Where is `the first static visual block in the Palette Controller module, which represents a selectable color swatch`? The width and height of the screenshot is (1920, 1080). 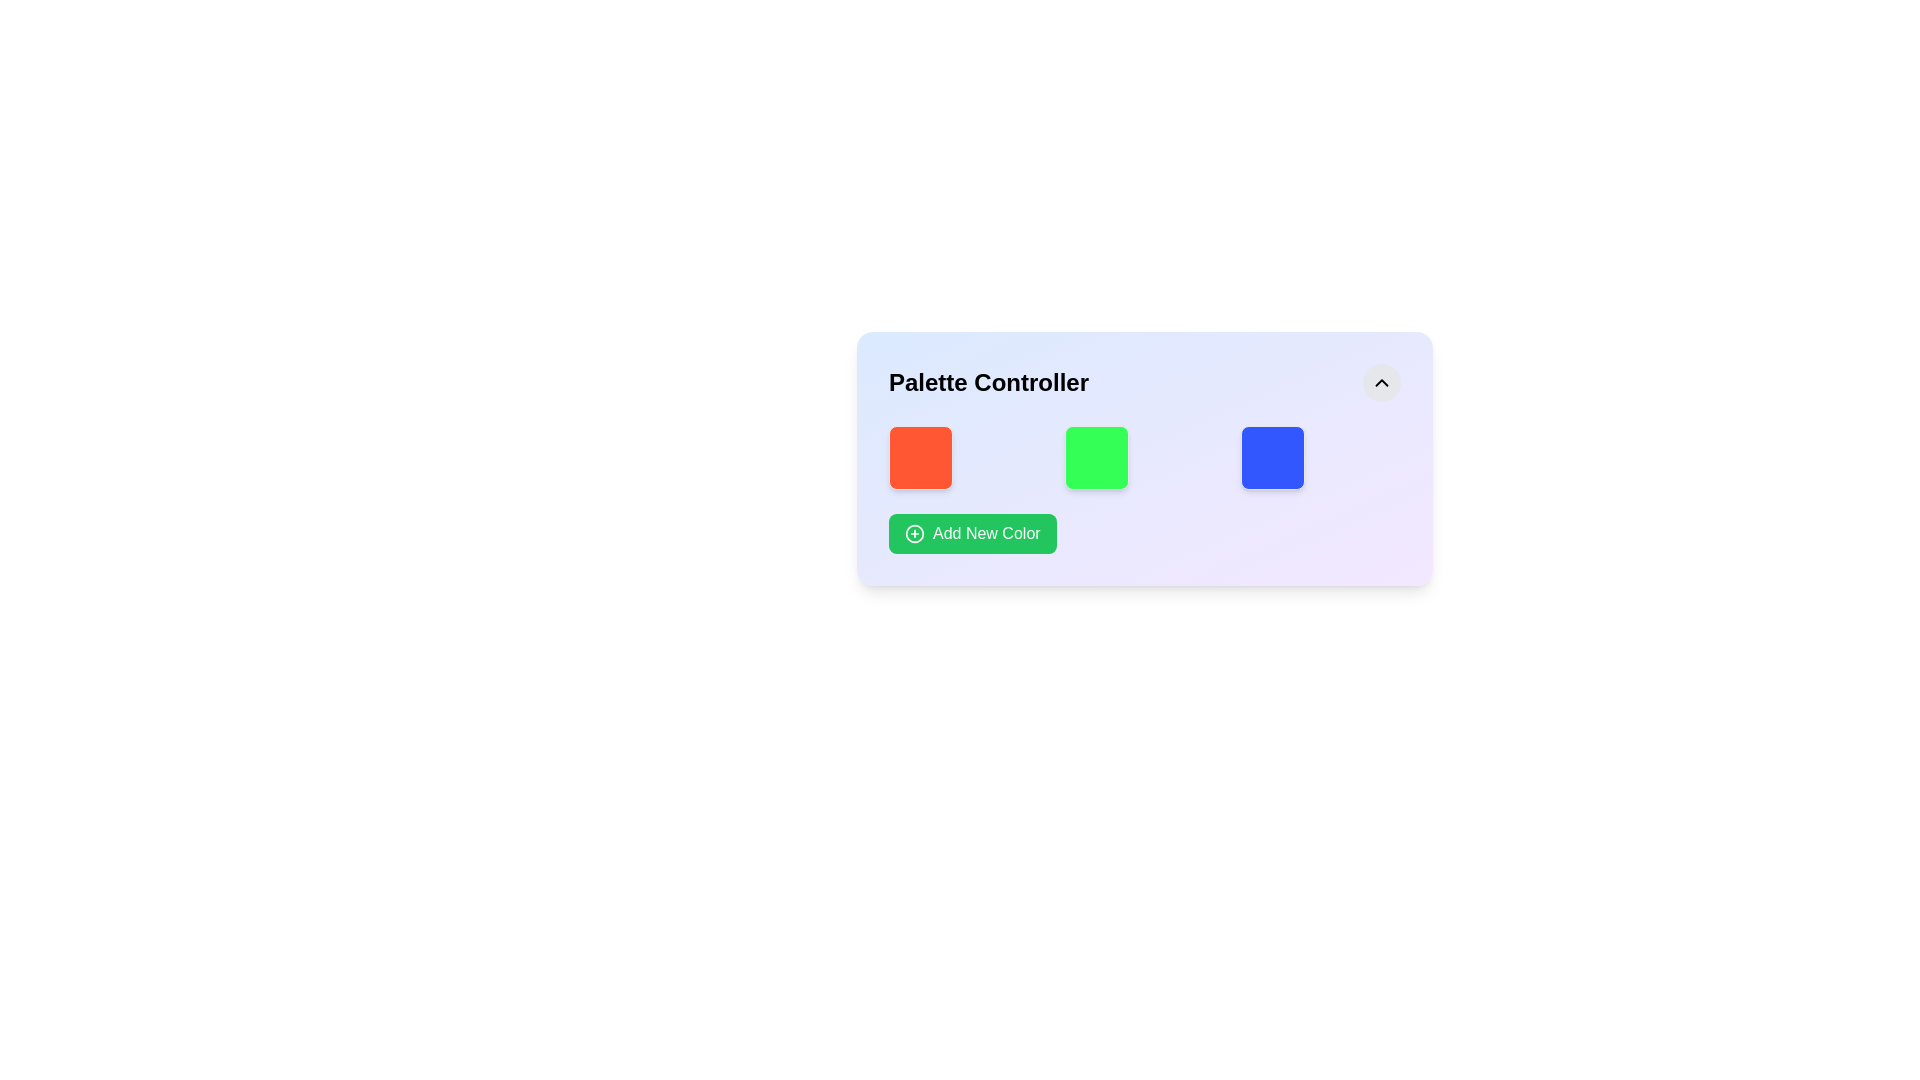
the first static visual block in the Palette Controller module, which represents a selectable color swatch is located at coordinates (920, 458).